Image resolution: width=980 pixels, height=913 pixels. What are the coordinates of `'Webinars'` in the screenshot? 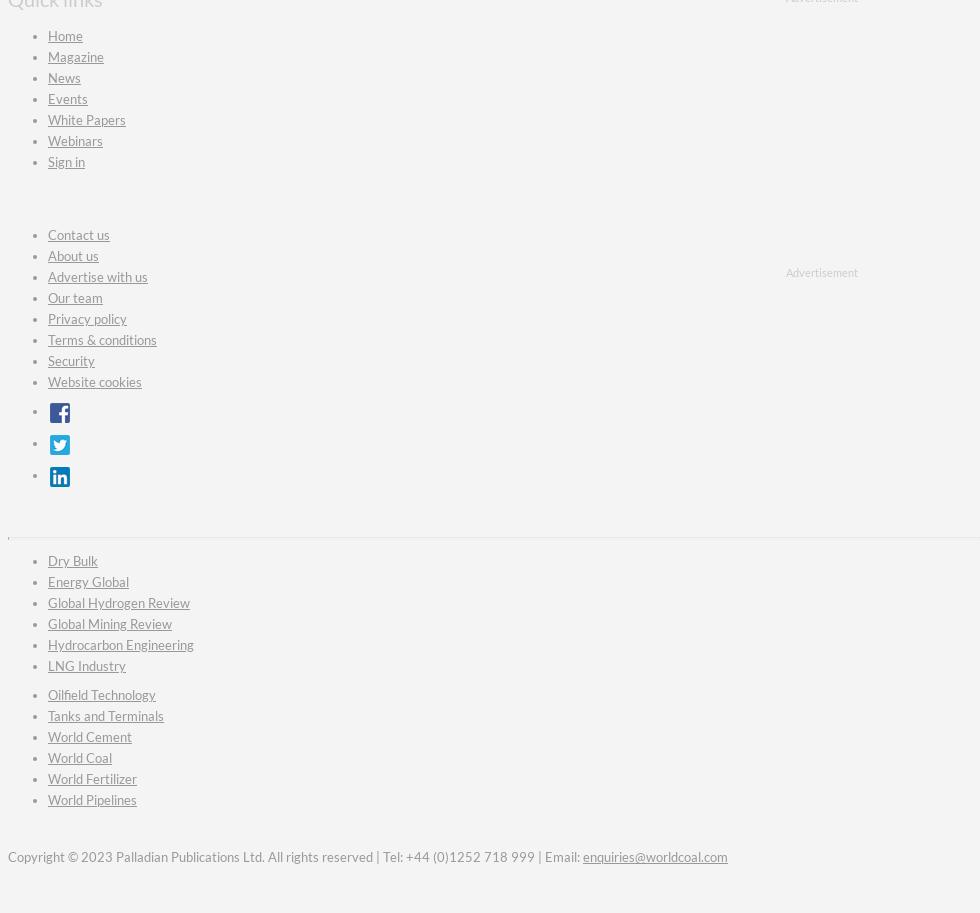 It's located at (48, 138).